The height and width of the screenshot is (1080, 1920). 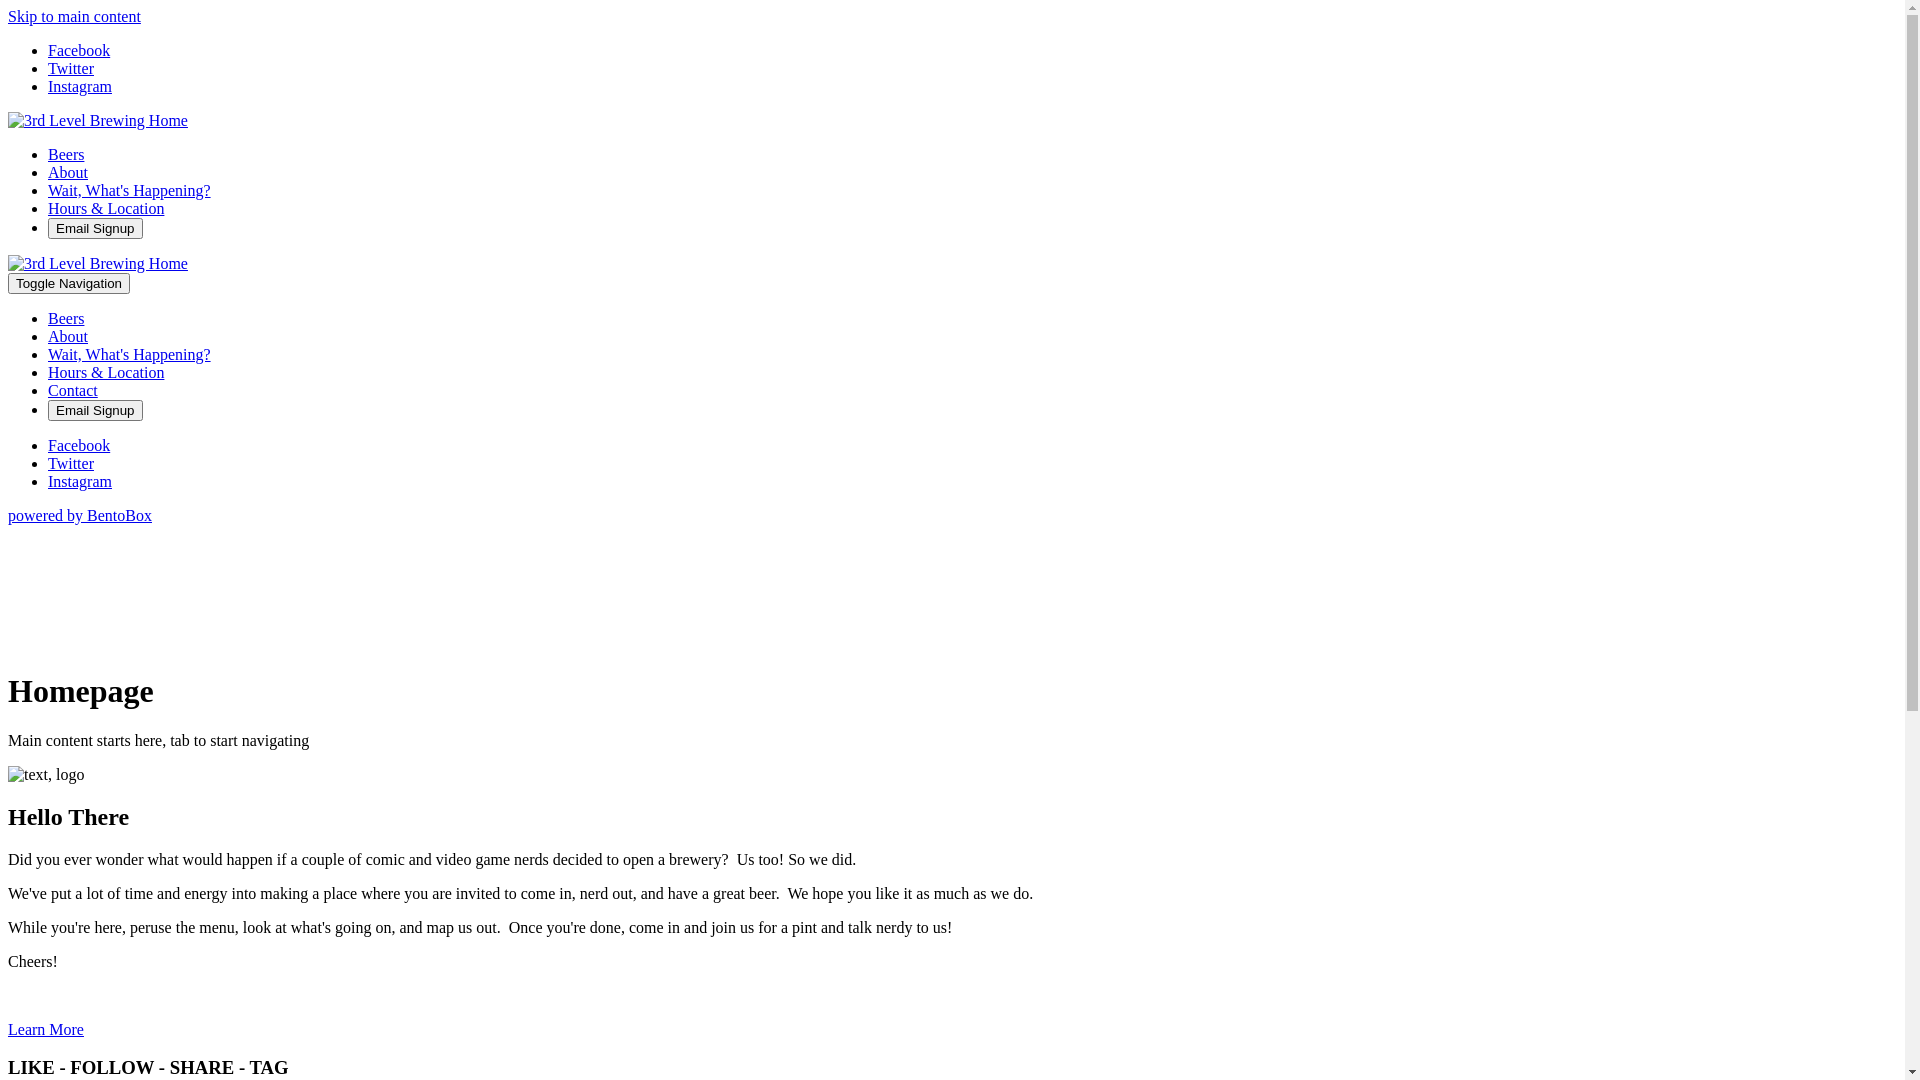 I want to click on 'Beers', so click(x=66, y=153).